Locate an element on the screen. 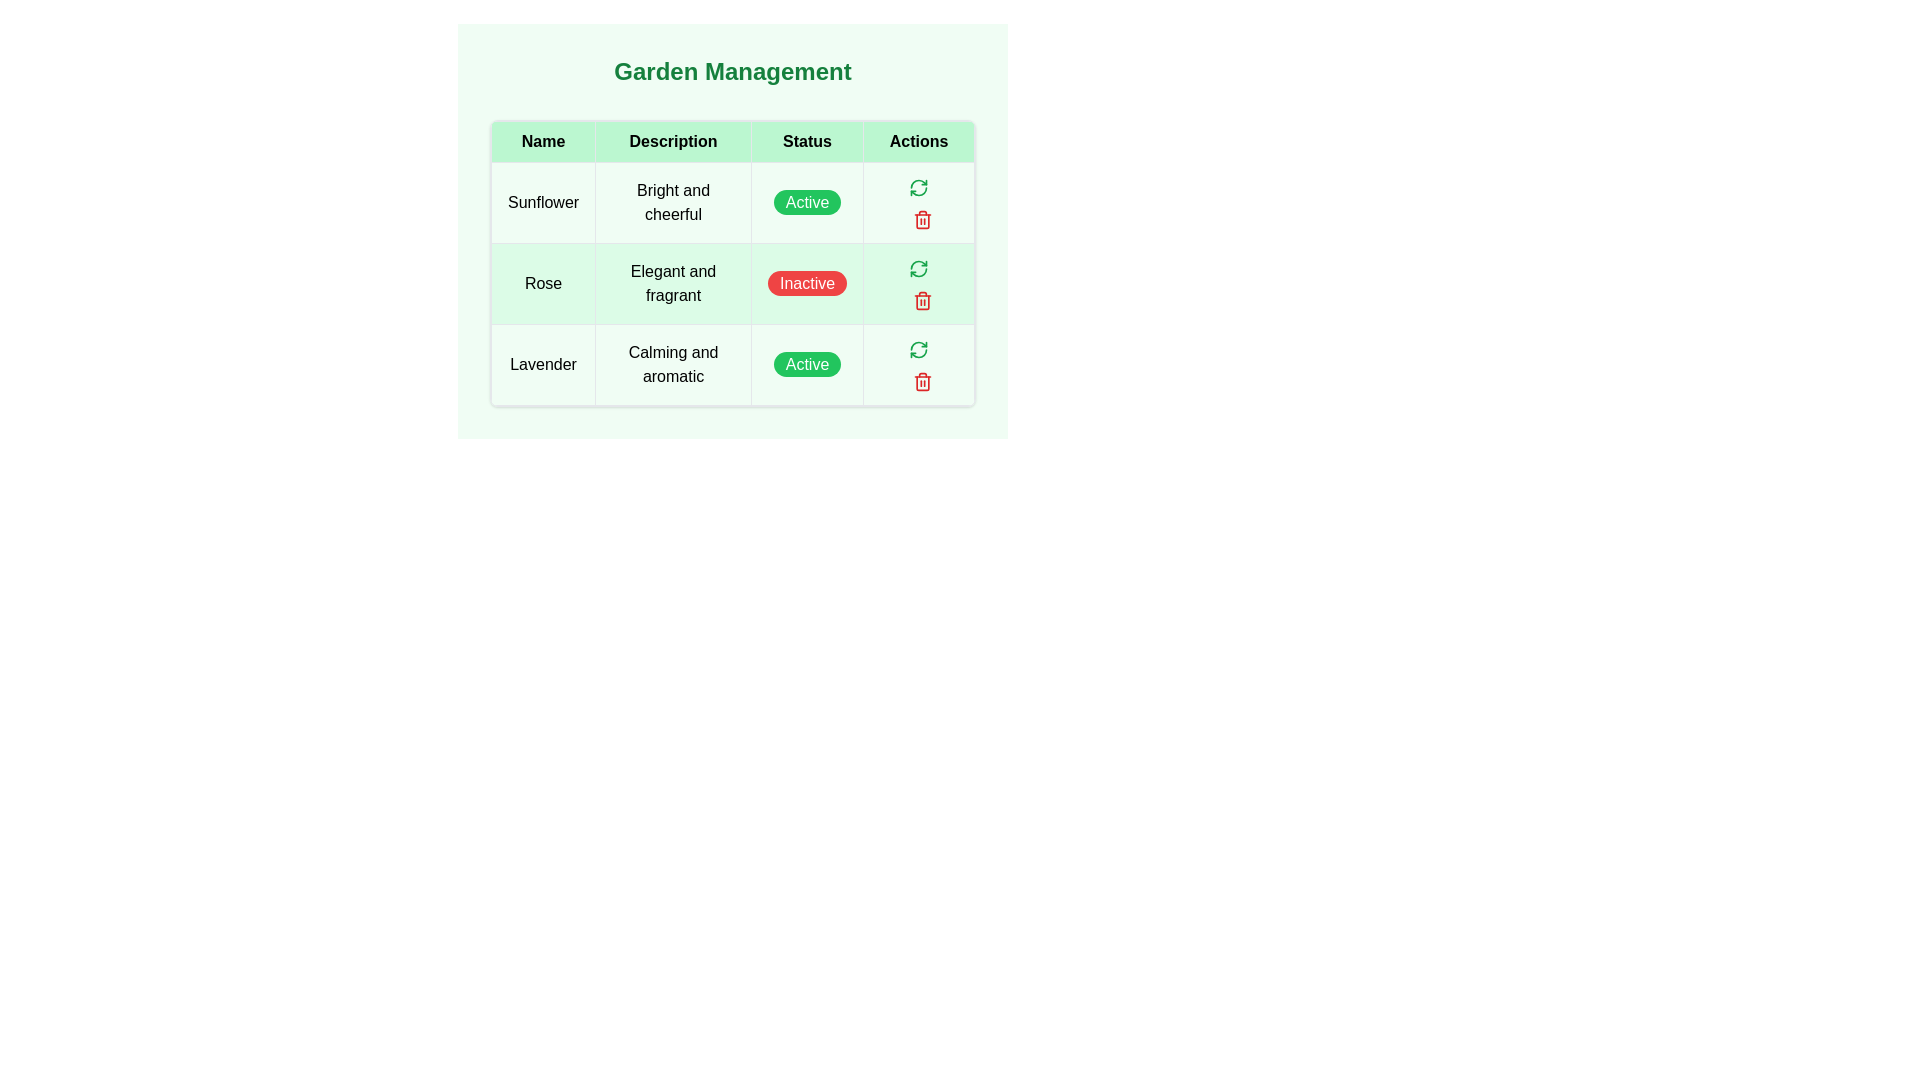 This screenshot has height=1080, width=1920. to select the second row in the table representing the item 'Rose', which includes its description, current status, and associated actions is located at coordinates (732, 284).